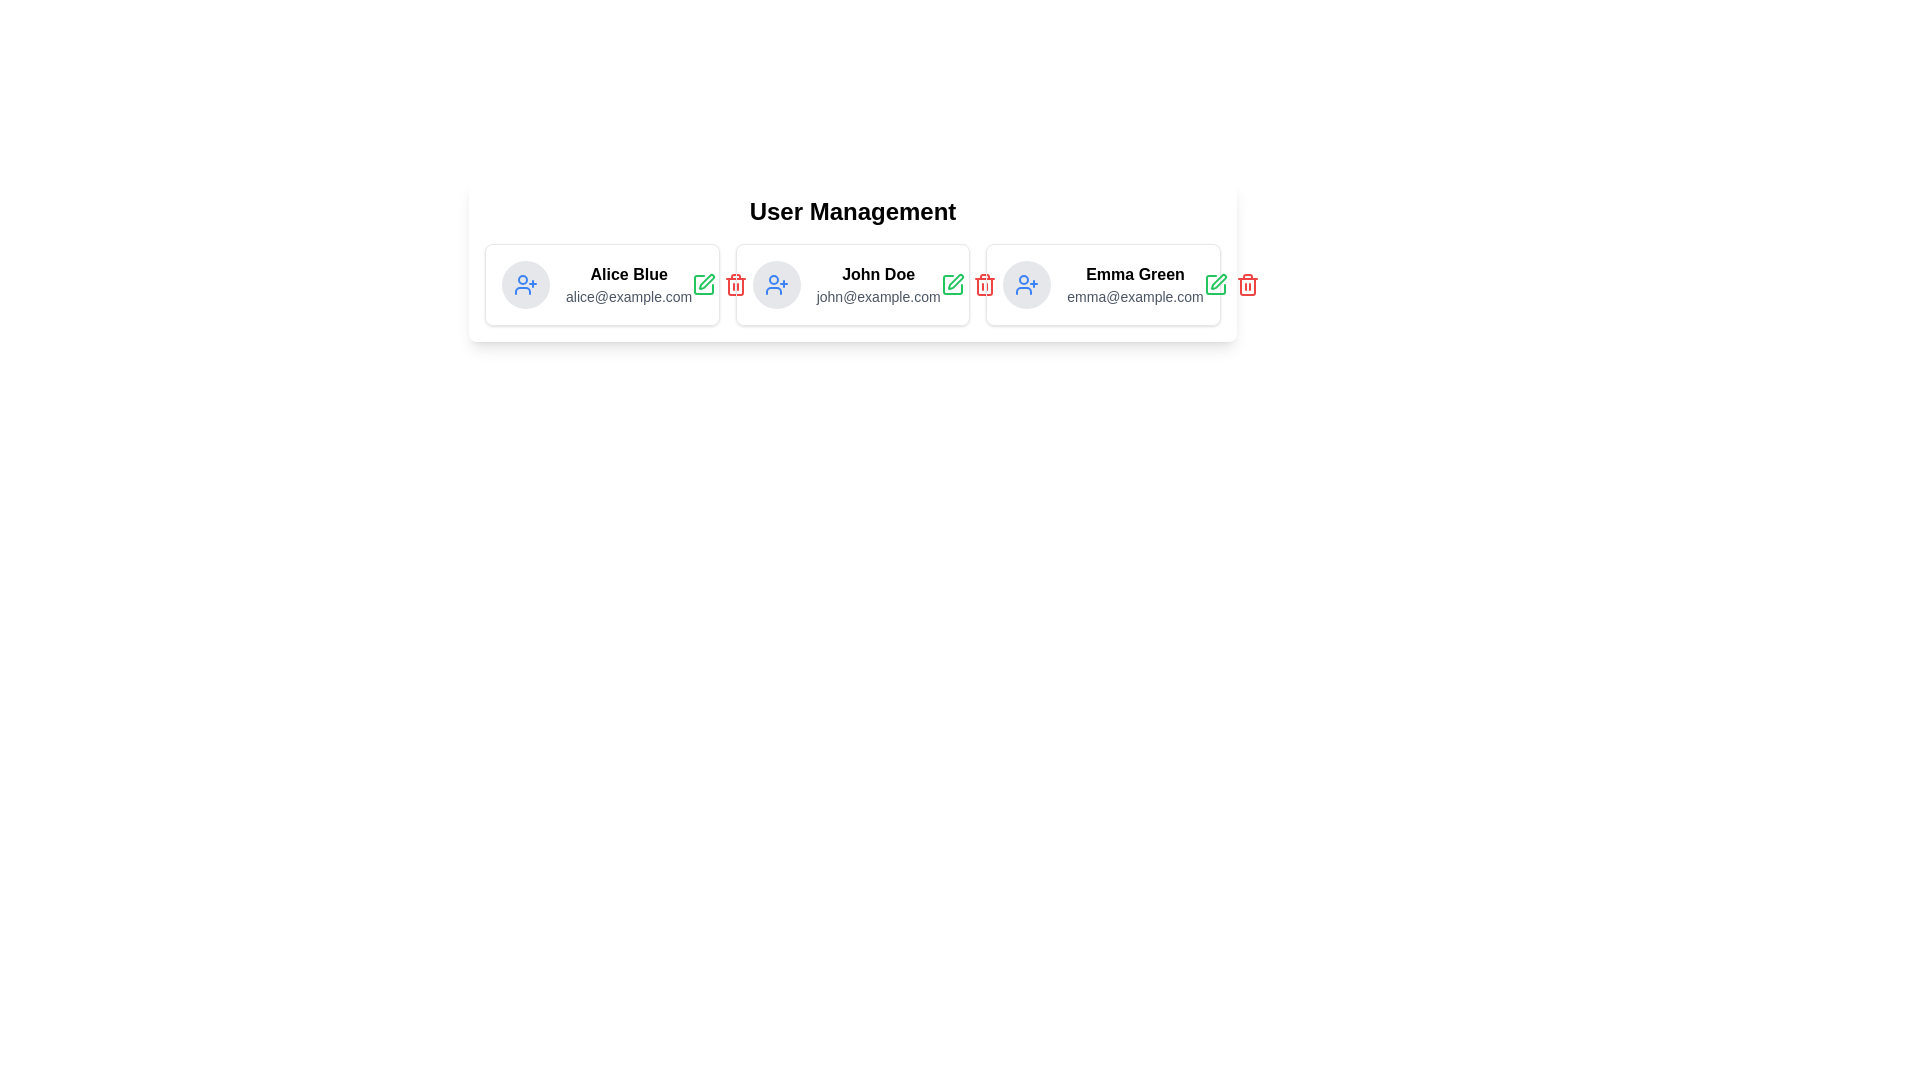 This screenshot has height=1080, width=1920. Describe the element at coordinates (853, 285) in the screenshot. I see `the user profile section displaying the name 'John Doe' and email 'john@example.com', which is the second profile in a row of three` at that location.